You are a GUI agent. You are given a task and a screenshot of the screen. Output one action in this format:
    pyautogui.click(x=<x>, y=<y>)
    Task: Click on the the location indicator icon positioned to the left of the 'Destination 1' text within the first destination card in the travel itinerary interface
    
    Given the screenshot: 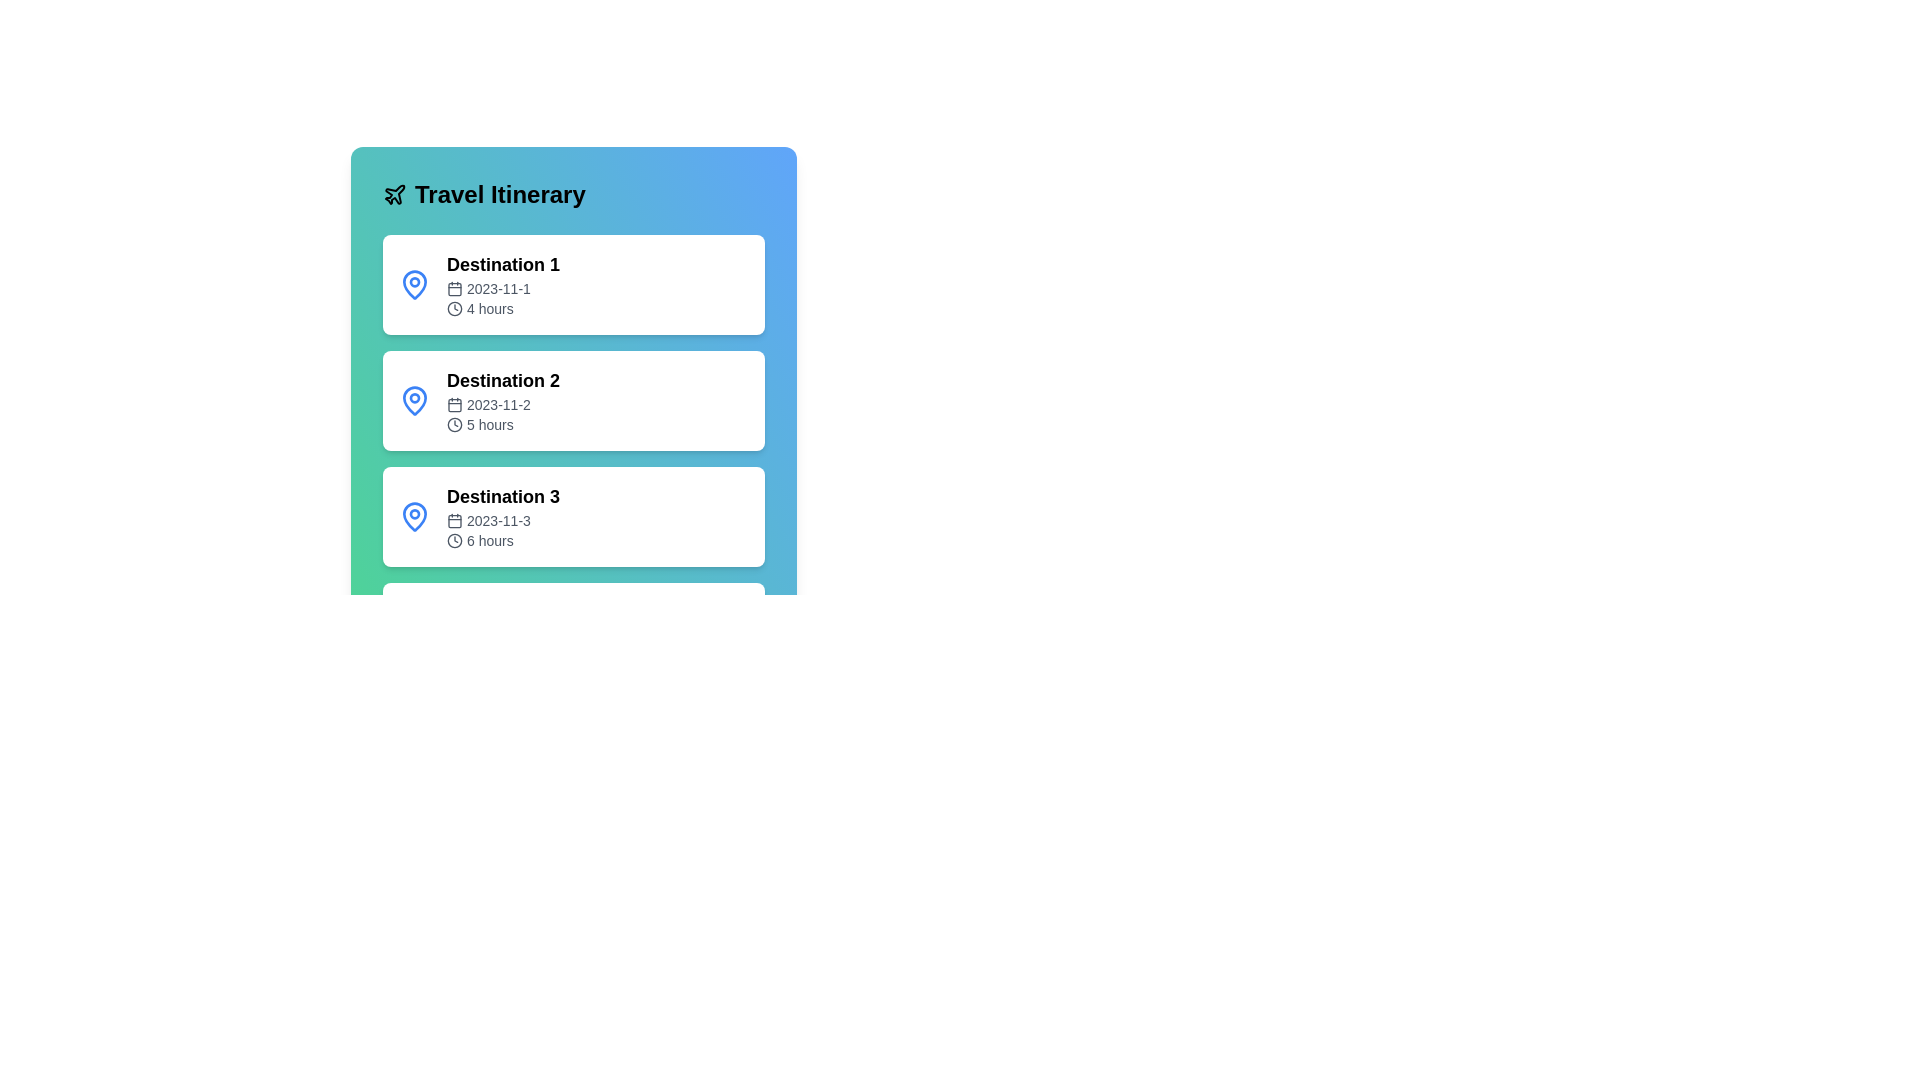 What is the action you would take?
    pyautogui.click(x=413, y=285)
    